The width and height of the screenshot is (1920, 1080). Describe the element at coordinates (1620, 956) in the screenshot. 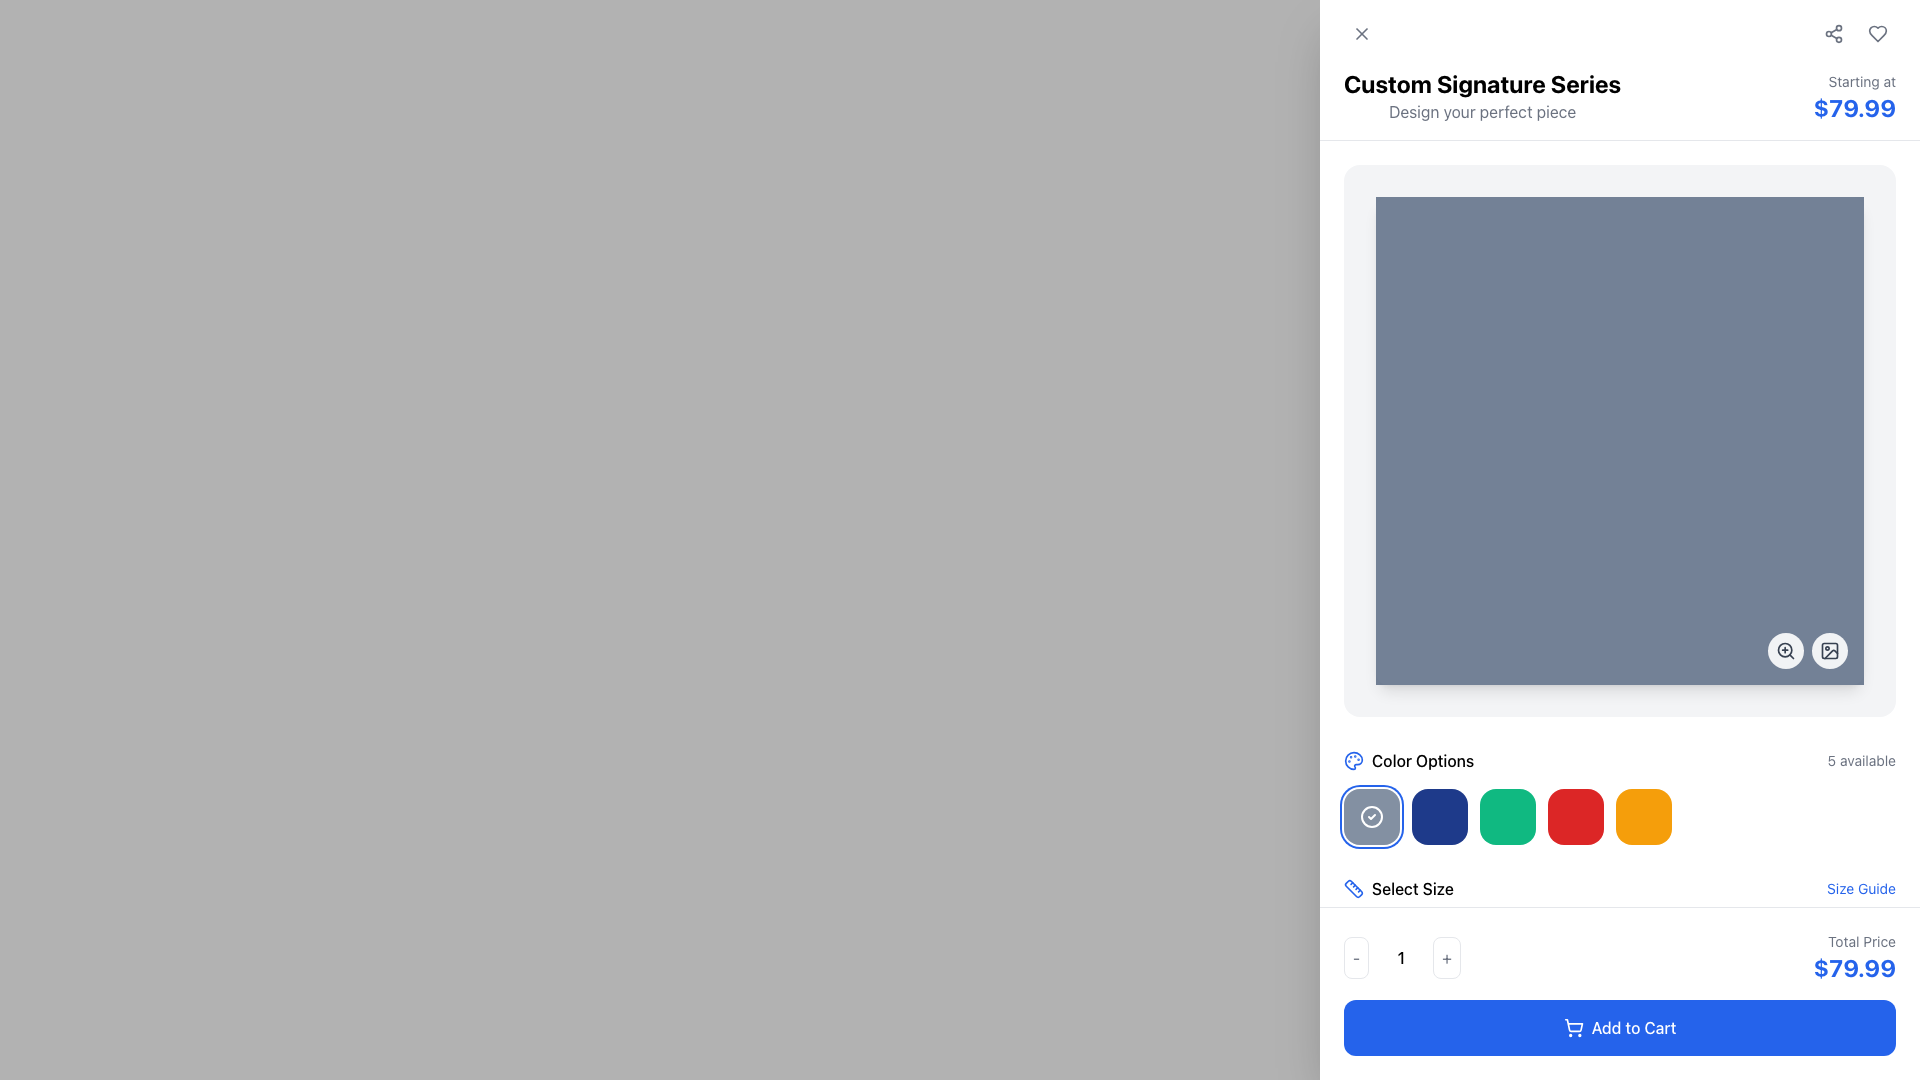

I see `the '+' button of the quantity selector located in the sticky footer section to increase the quantity` at that location.